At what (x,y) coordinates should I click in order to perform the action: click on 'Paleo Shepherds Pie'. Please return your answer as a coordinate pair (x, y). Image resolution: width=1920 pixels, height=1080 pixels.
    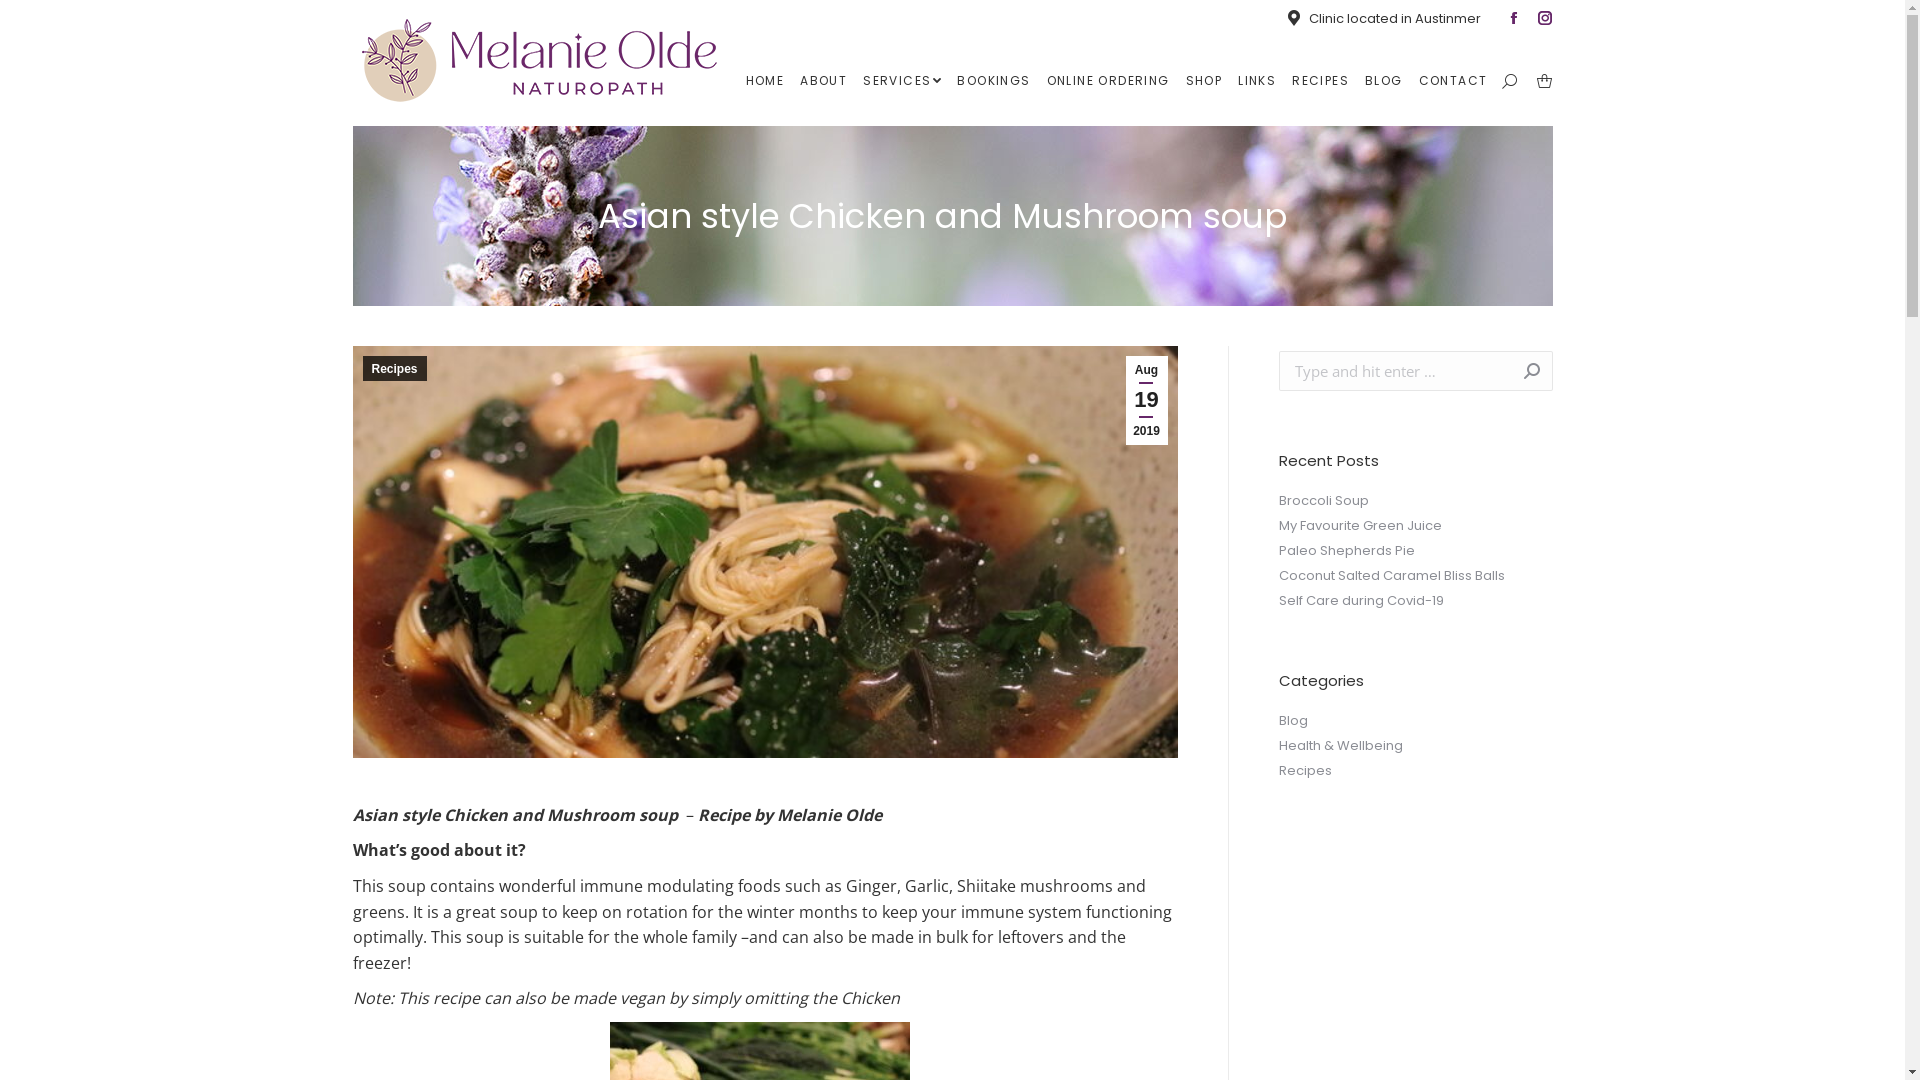
    Looking at the image, I should click on (1345, 551).